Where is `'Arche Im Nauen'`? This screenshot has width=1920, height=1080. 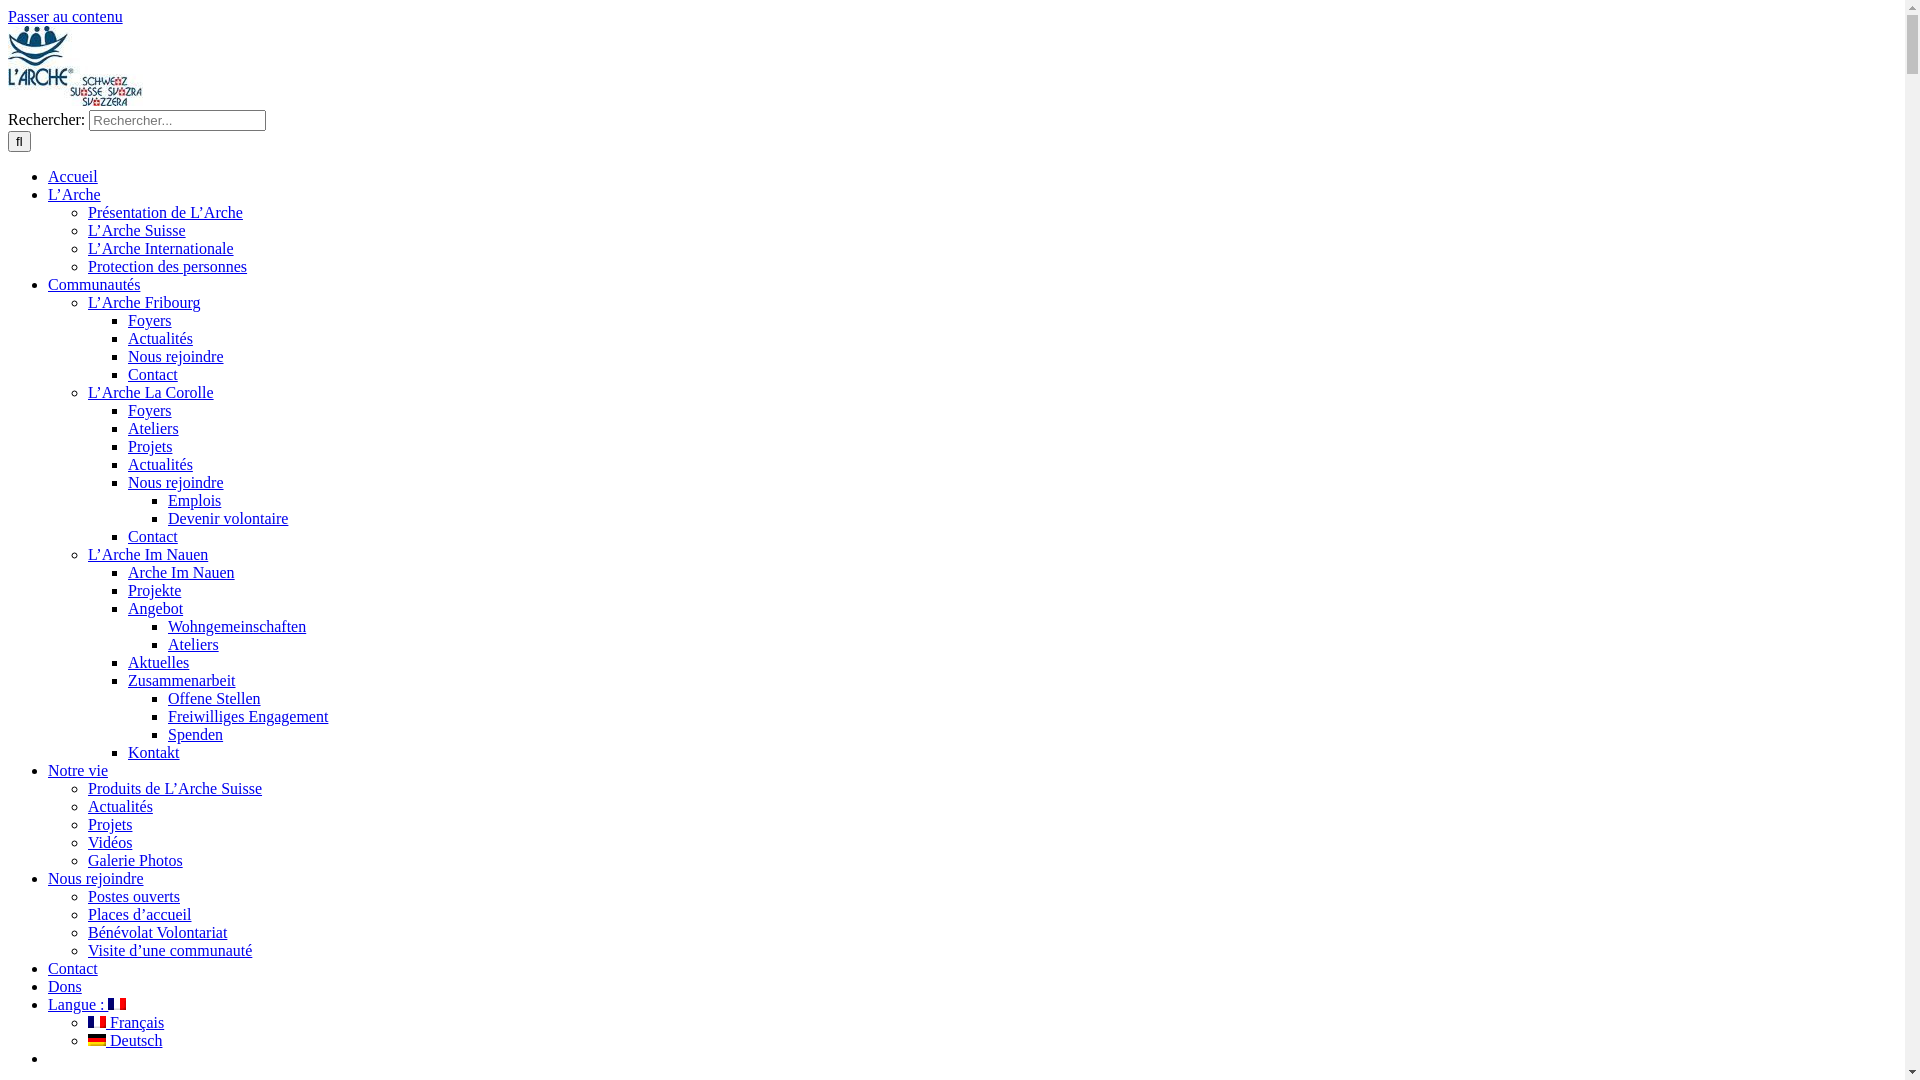 'Arche Im Nauen' is located at coordinates (181, 572).